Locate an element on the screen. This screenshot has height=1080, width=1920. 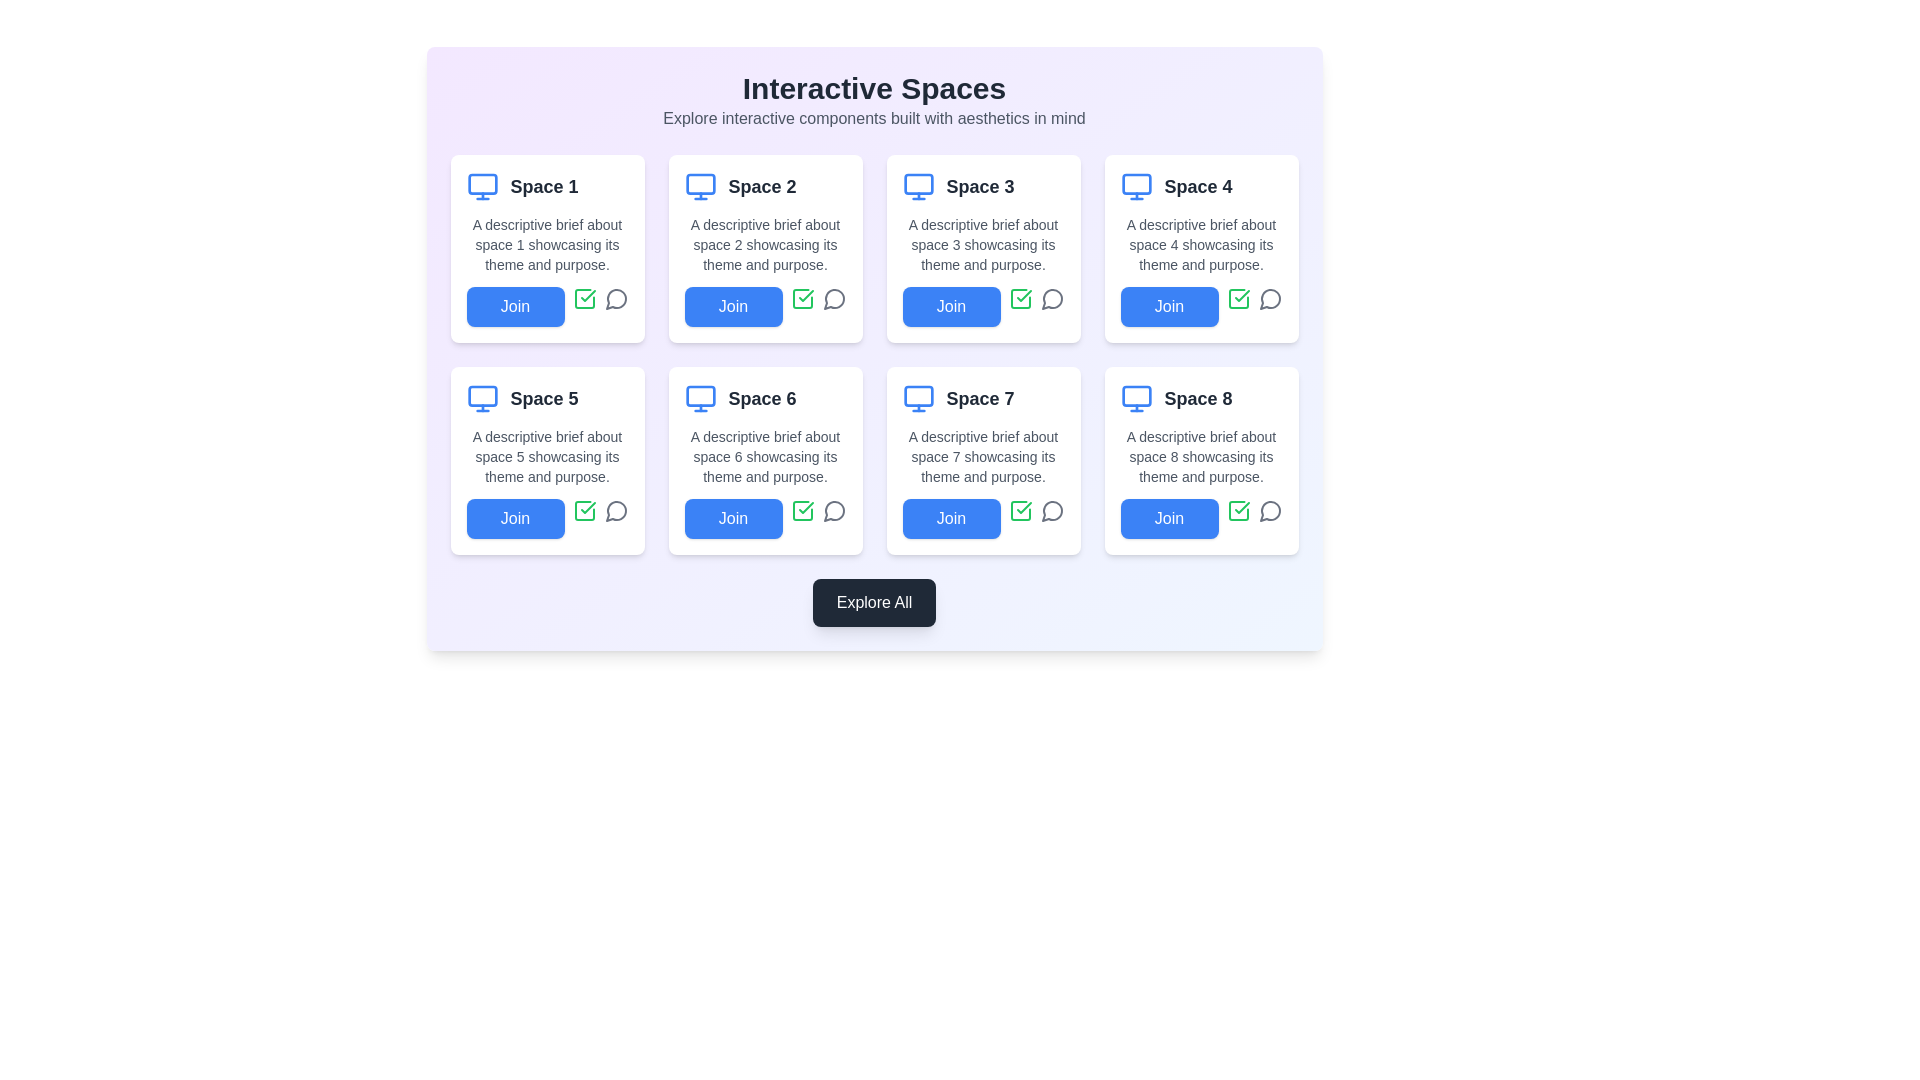
the text label reading 'Space 2' is located at coordinates (761, 186).